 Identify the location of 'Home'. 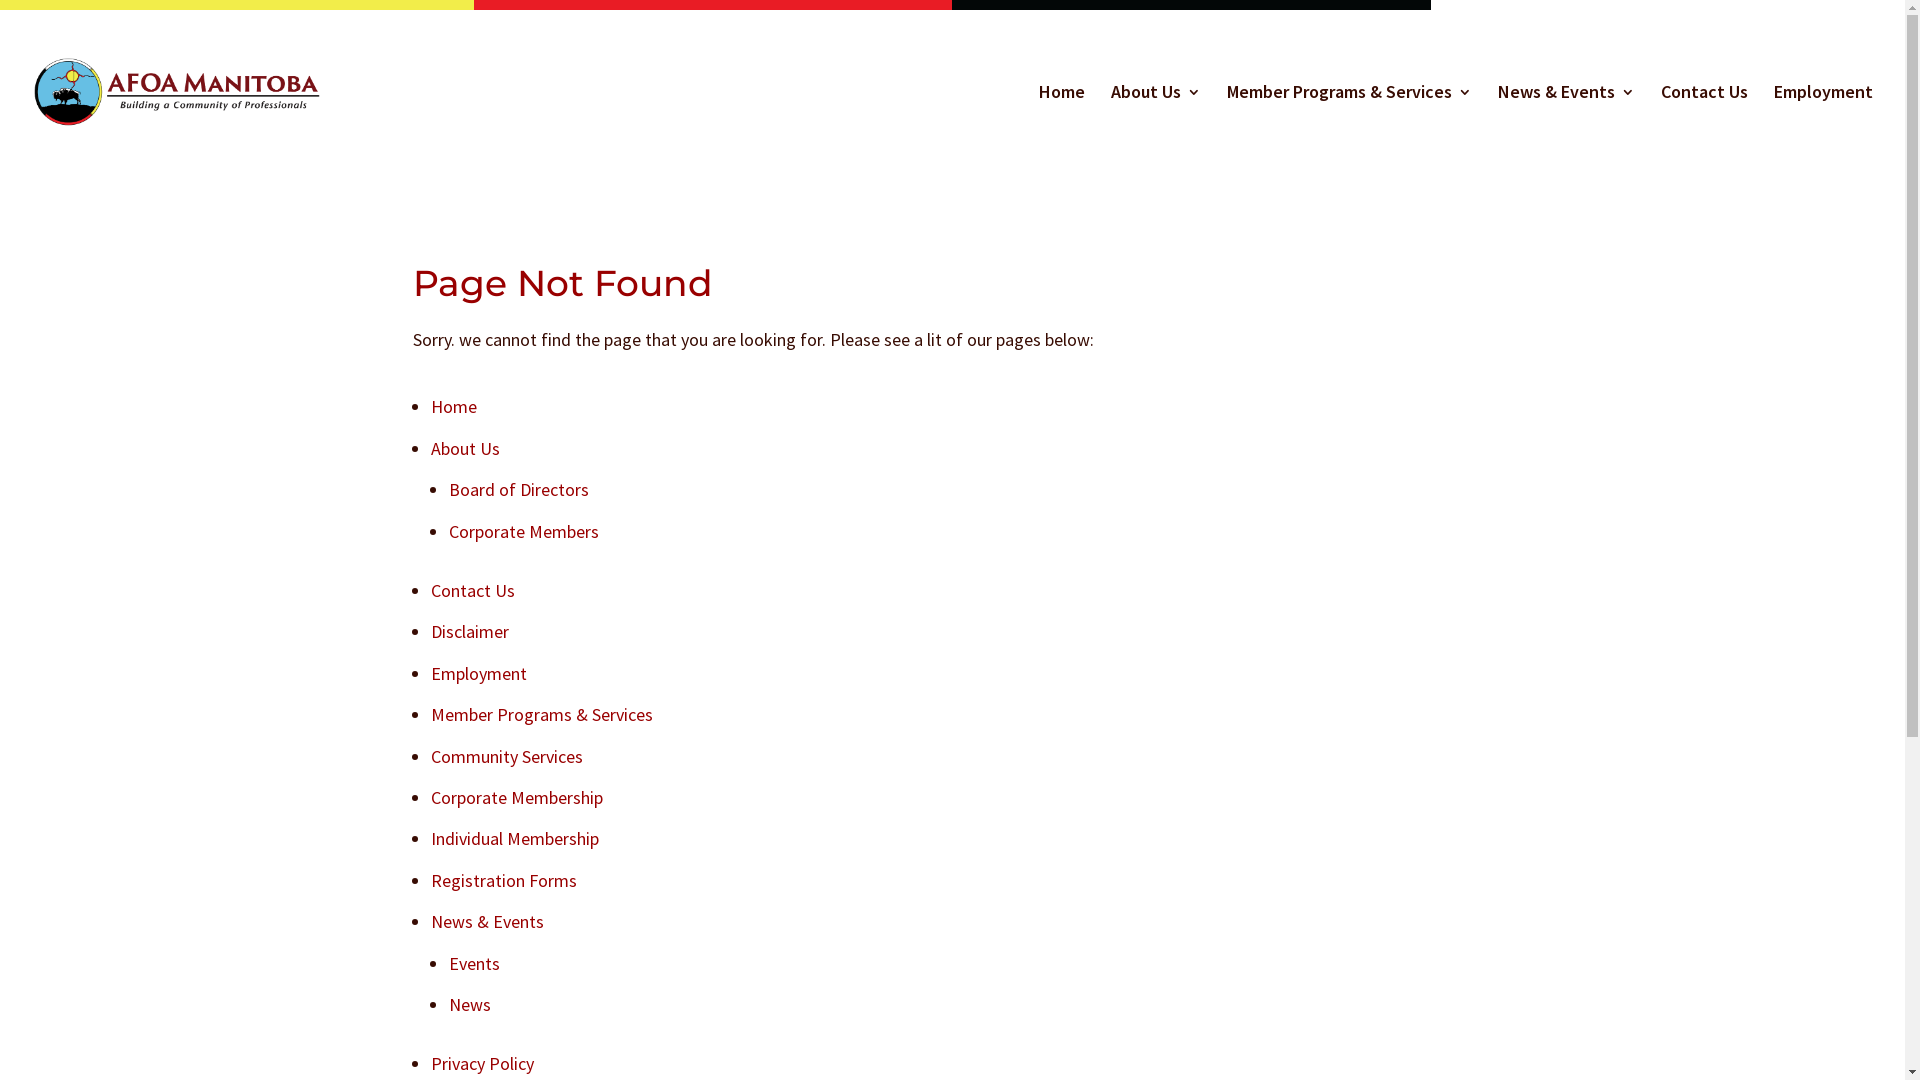
(451, 405).